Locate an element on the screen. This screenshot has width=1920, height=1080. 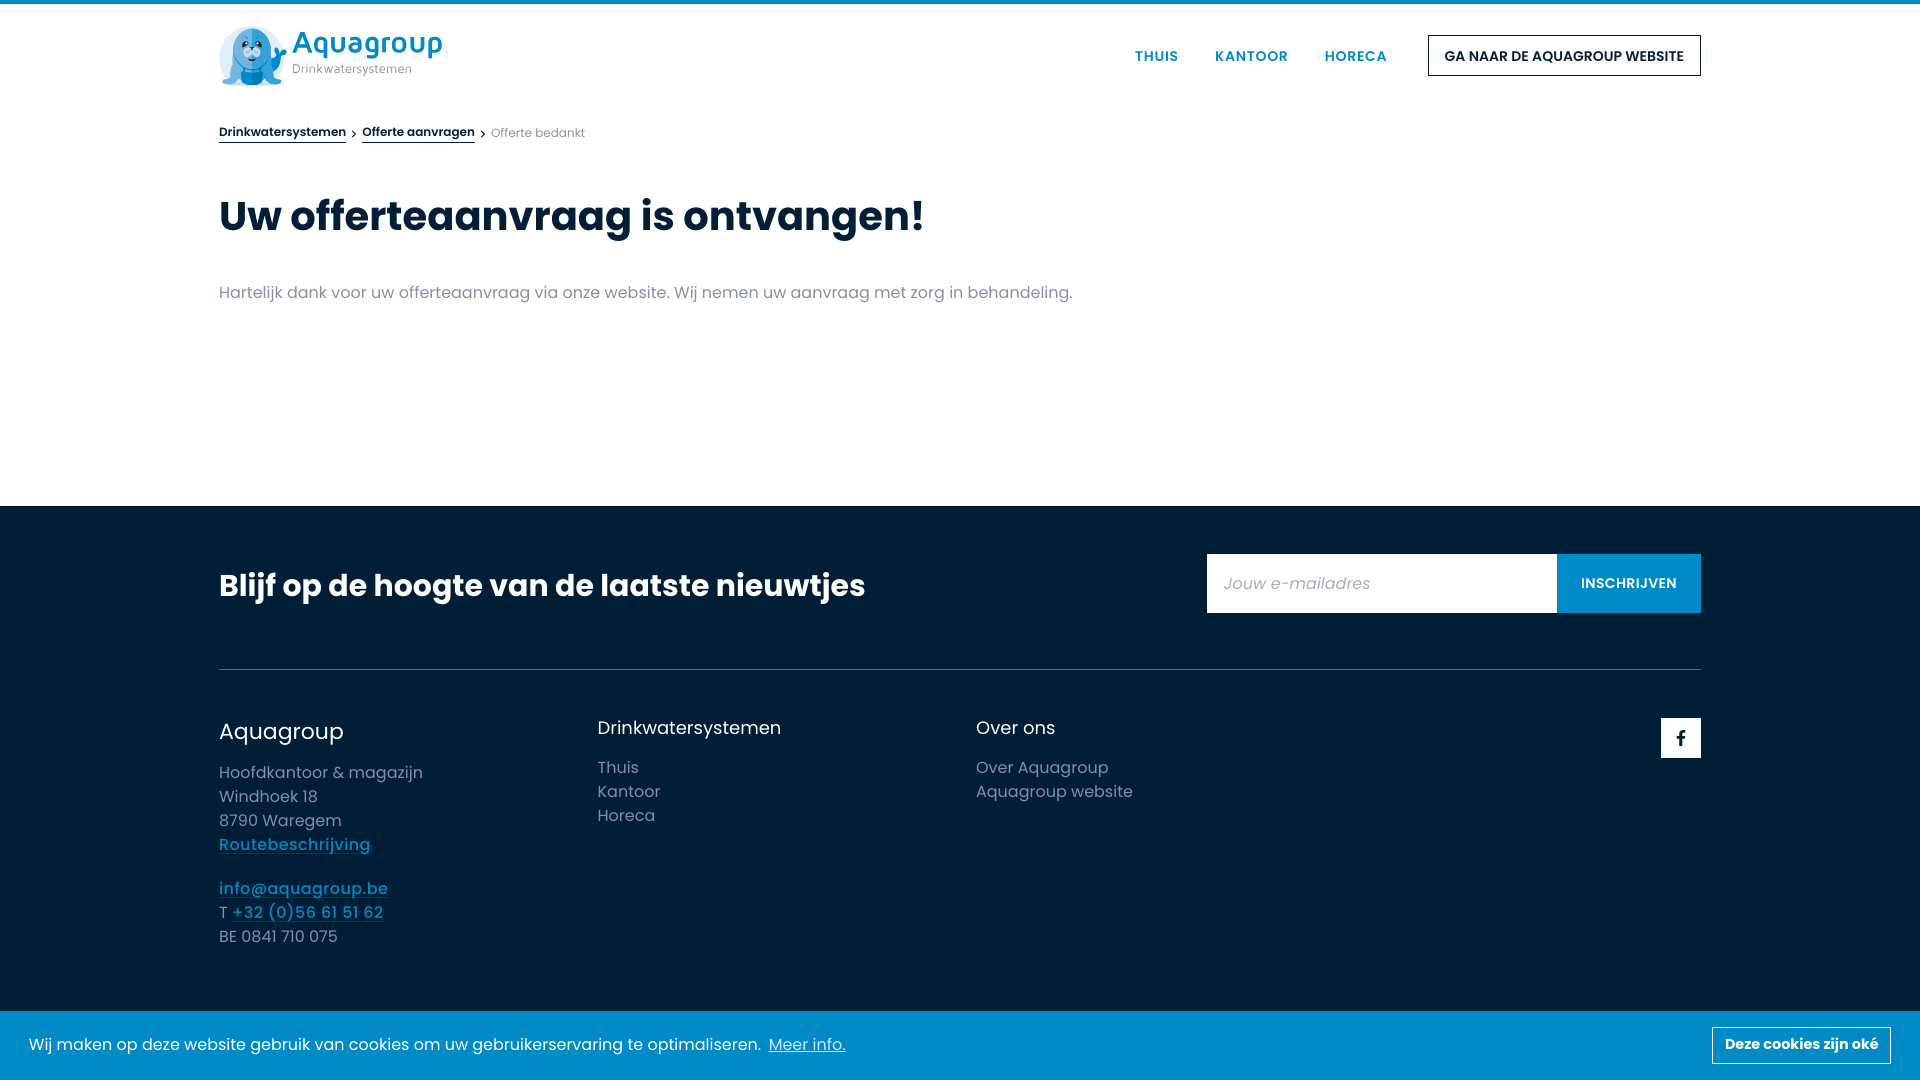
'THUIS' is located at coordinates (1156, 54).